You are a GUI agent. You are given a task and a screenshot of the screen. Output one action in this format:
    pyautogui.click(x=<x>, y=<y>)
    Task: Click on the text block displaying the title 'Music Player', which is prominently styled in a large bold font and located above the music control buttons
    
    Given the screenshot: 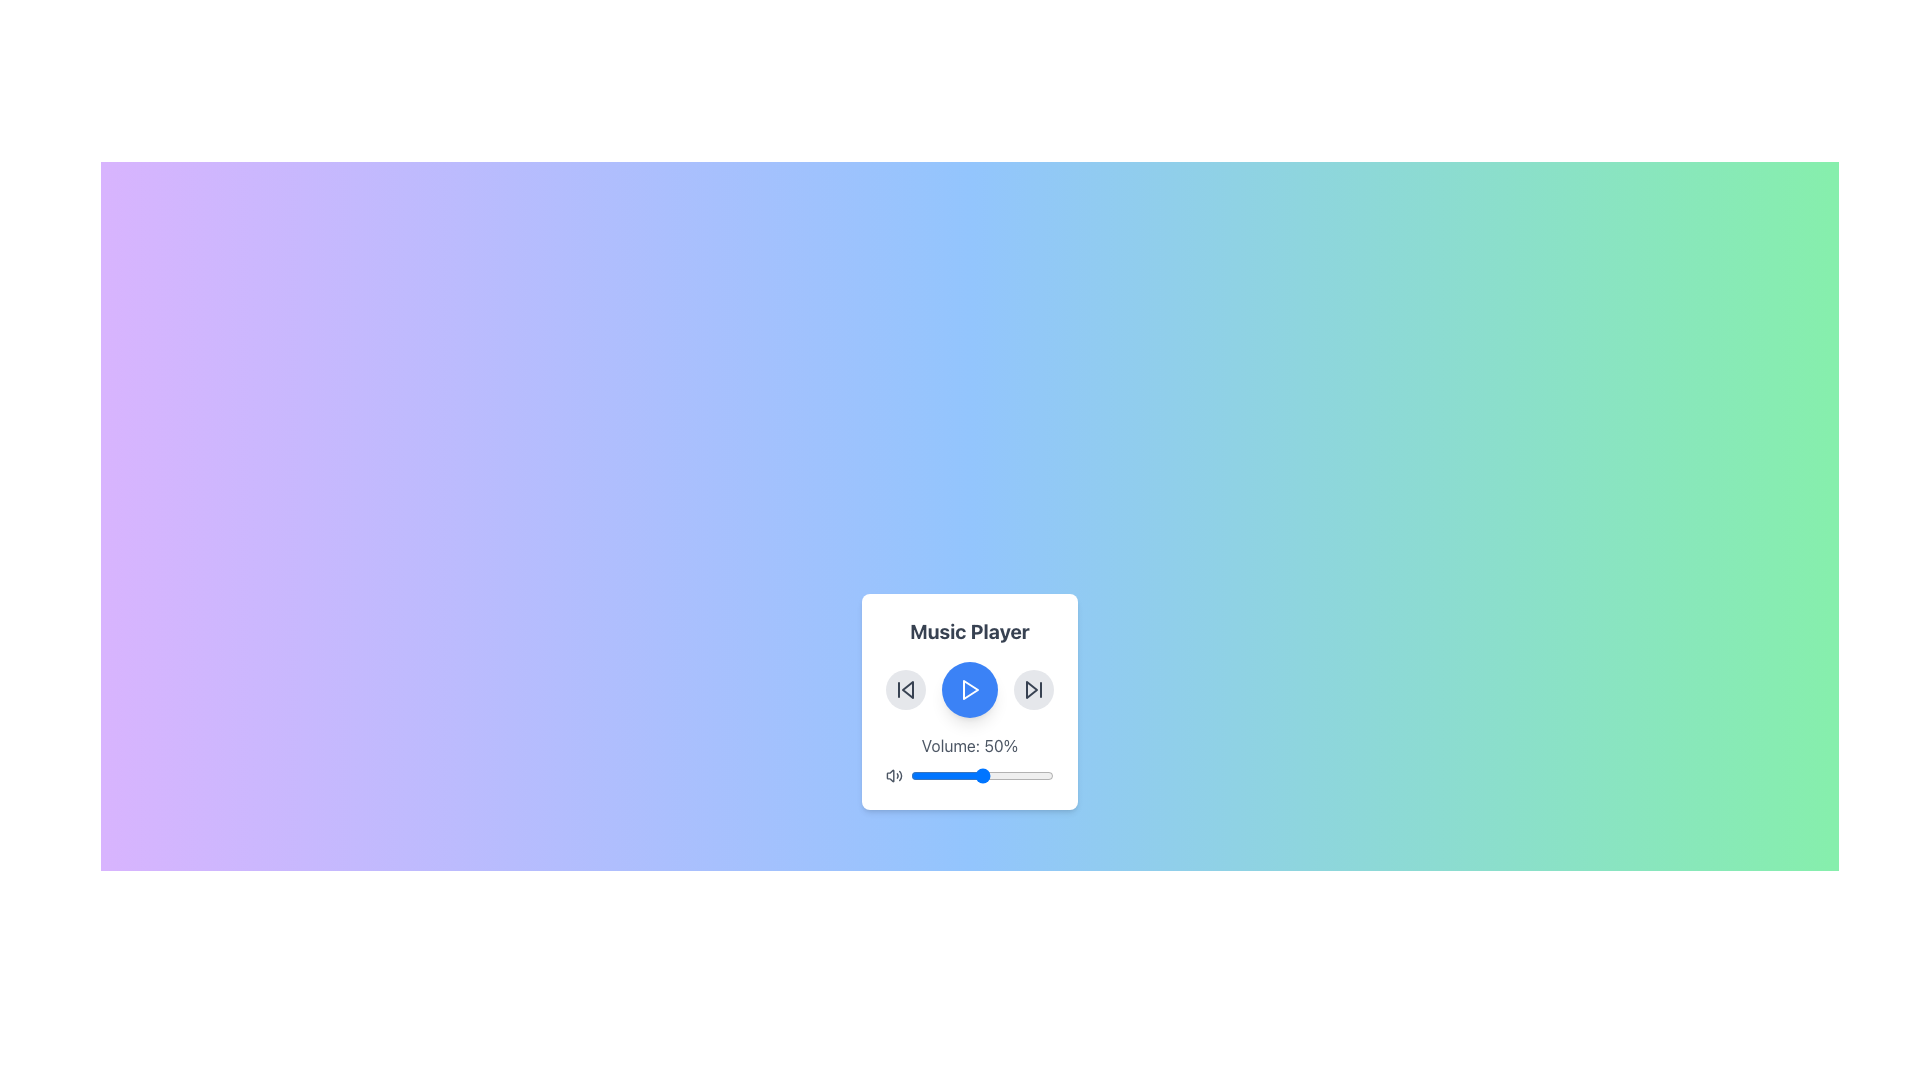 What is the action you would take?
    pyautogui.click(x=969, y=632)
    